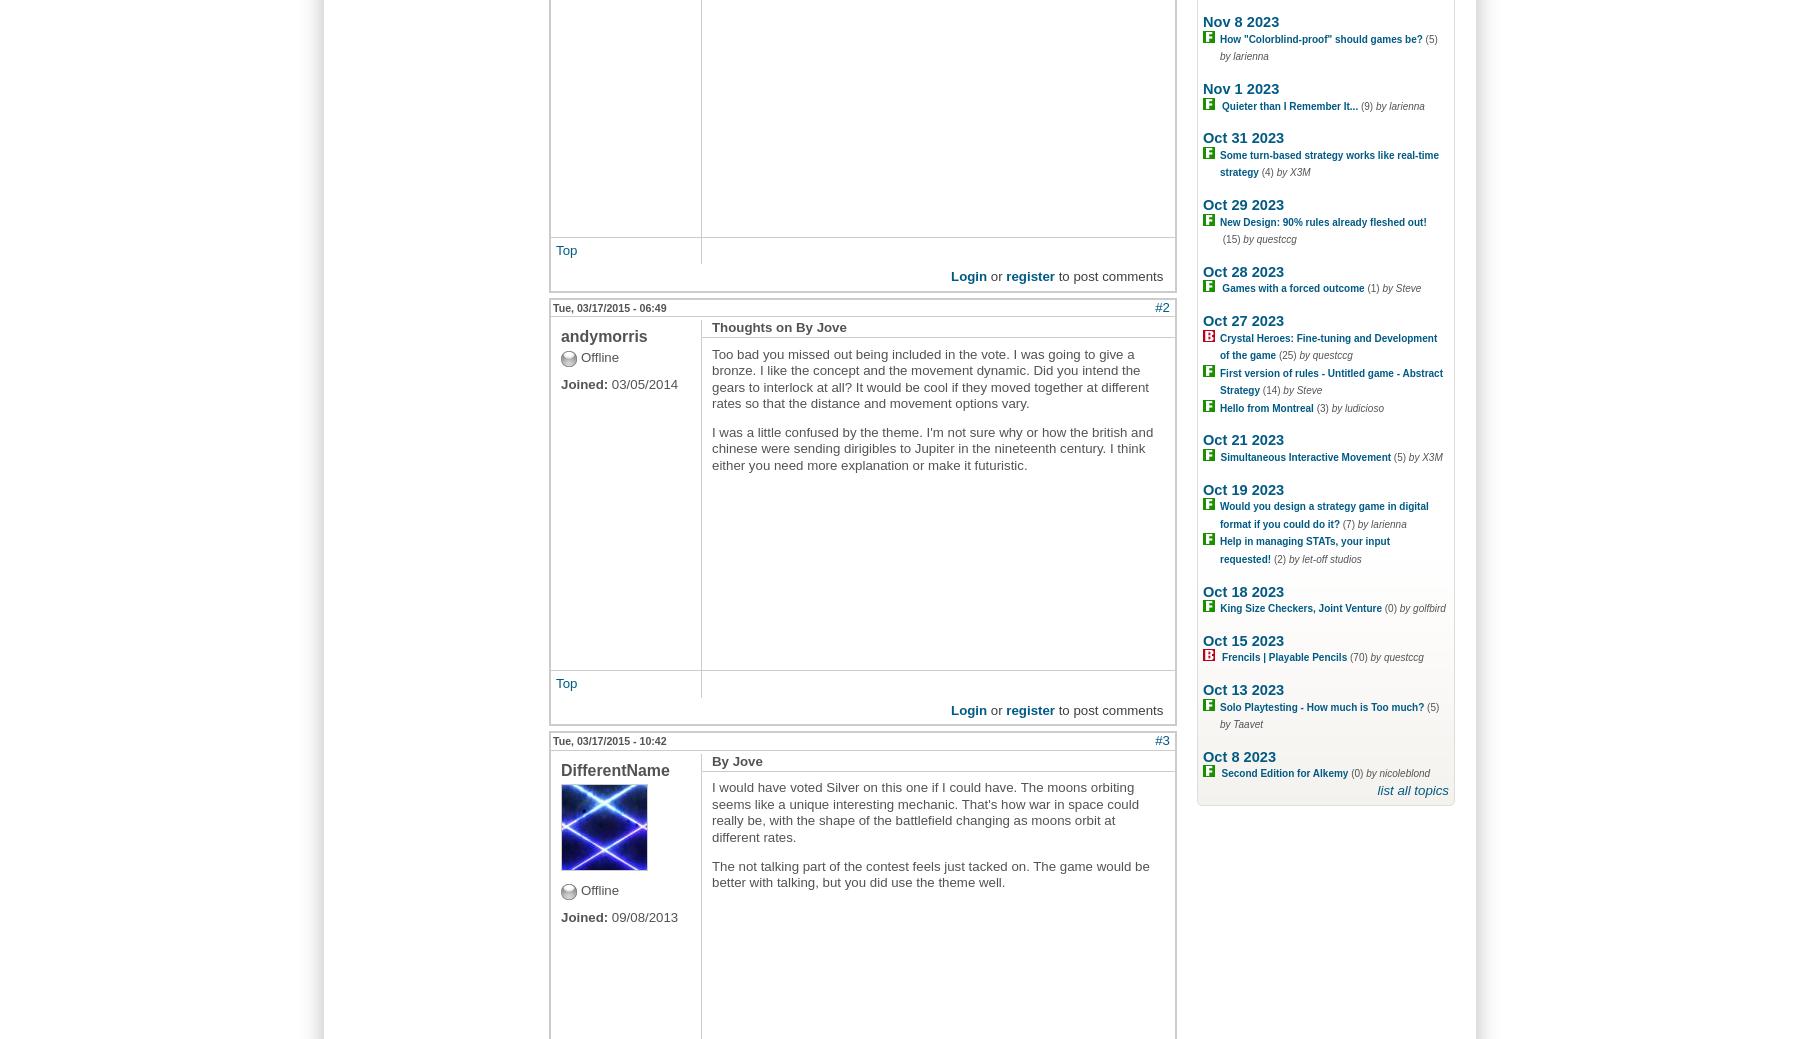 This screenshot has width=1800, height=1039. Describe the element at coordinates (1280, 559) in the screenshot. I see `'(2)'` at that location.